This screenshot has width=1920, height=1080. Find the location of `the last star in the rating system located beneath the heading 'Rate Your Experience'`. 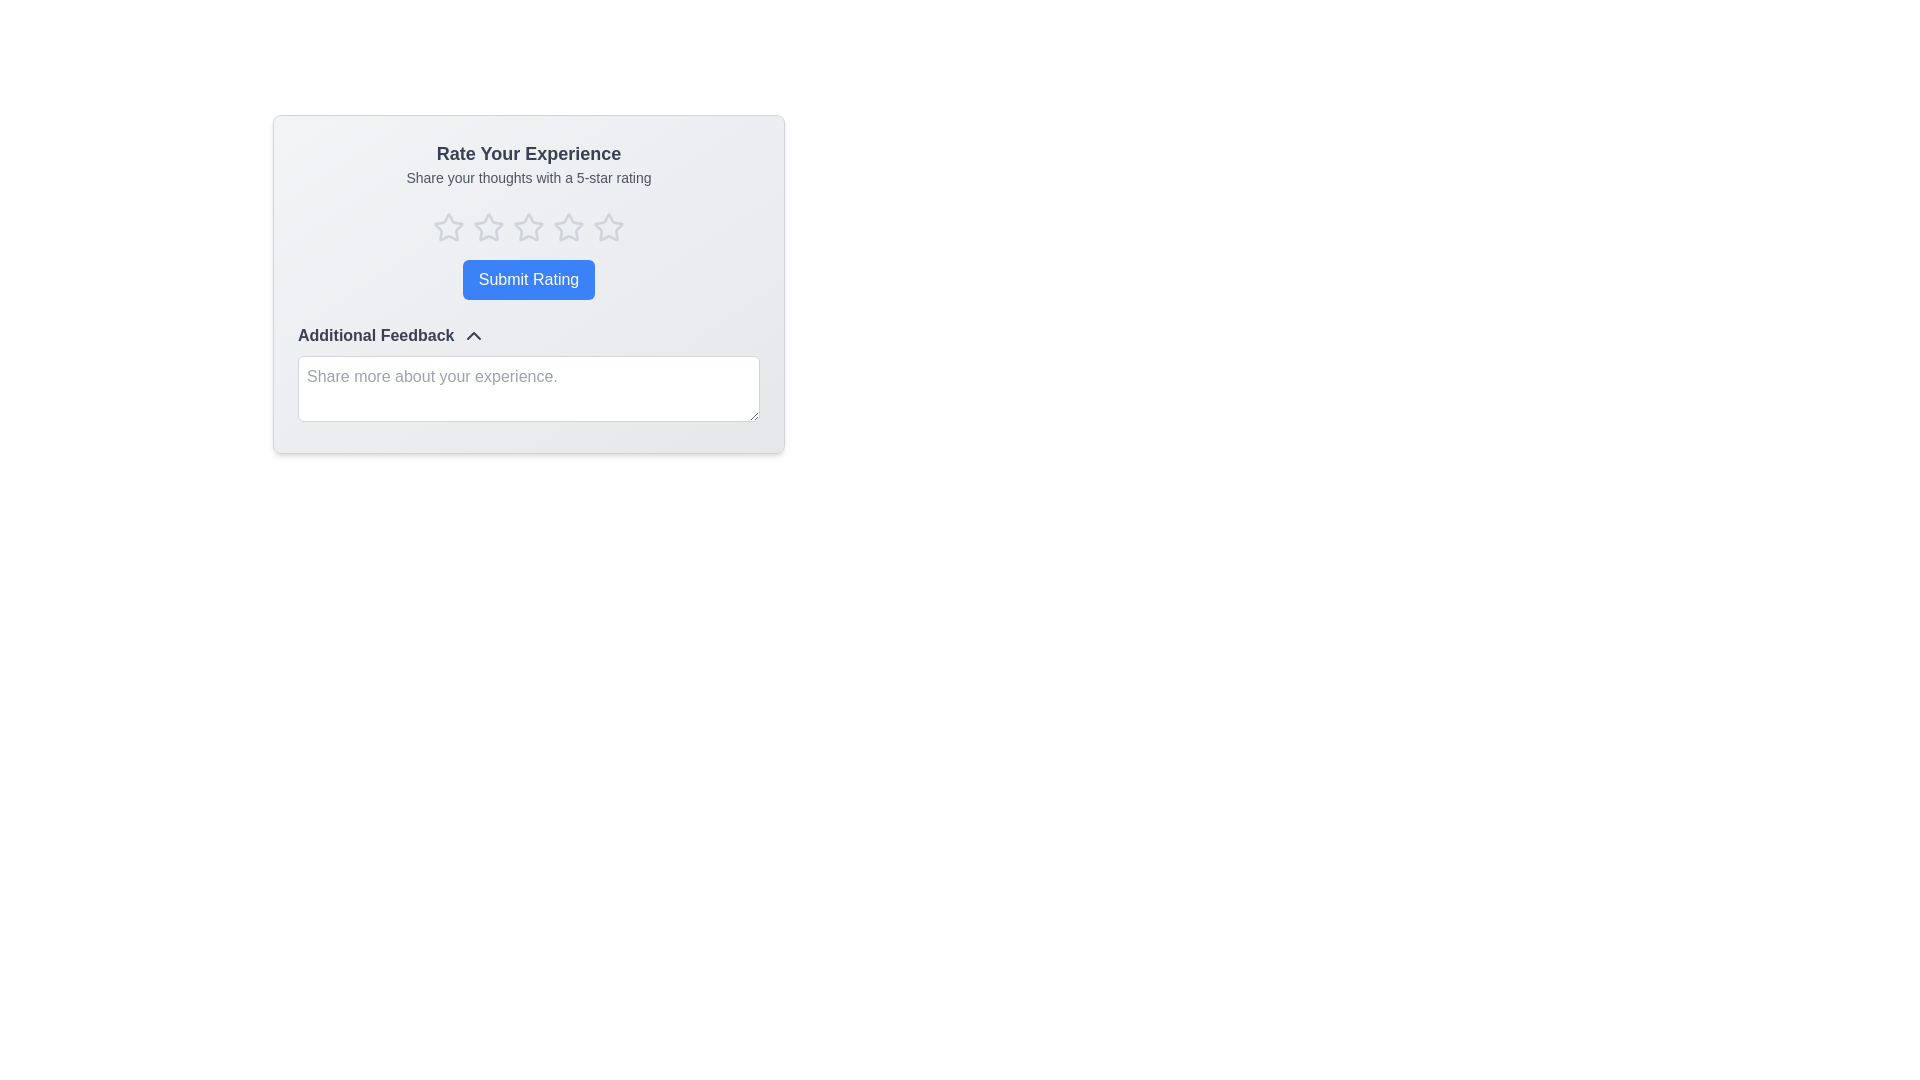

the last star in the rating system located beneath the heading 'Rate Your Experience' is located at coordinates (608, 226).